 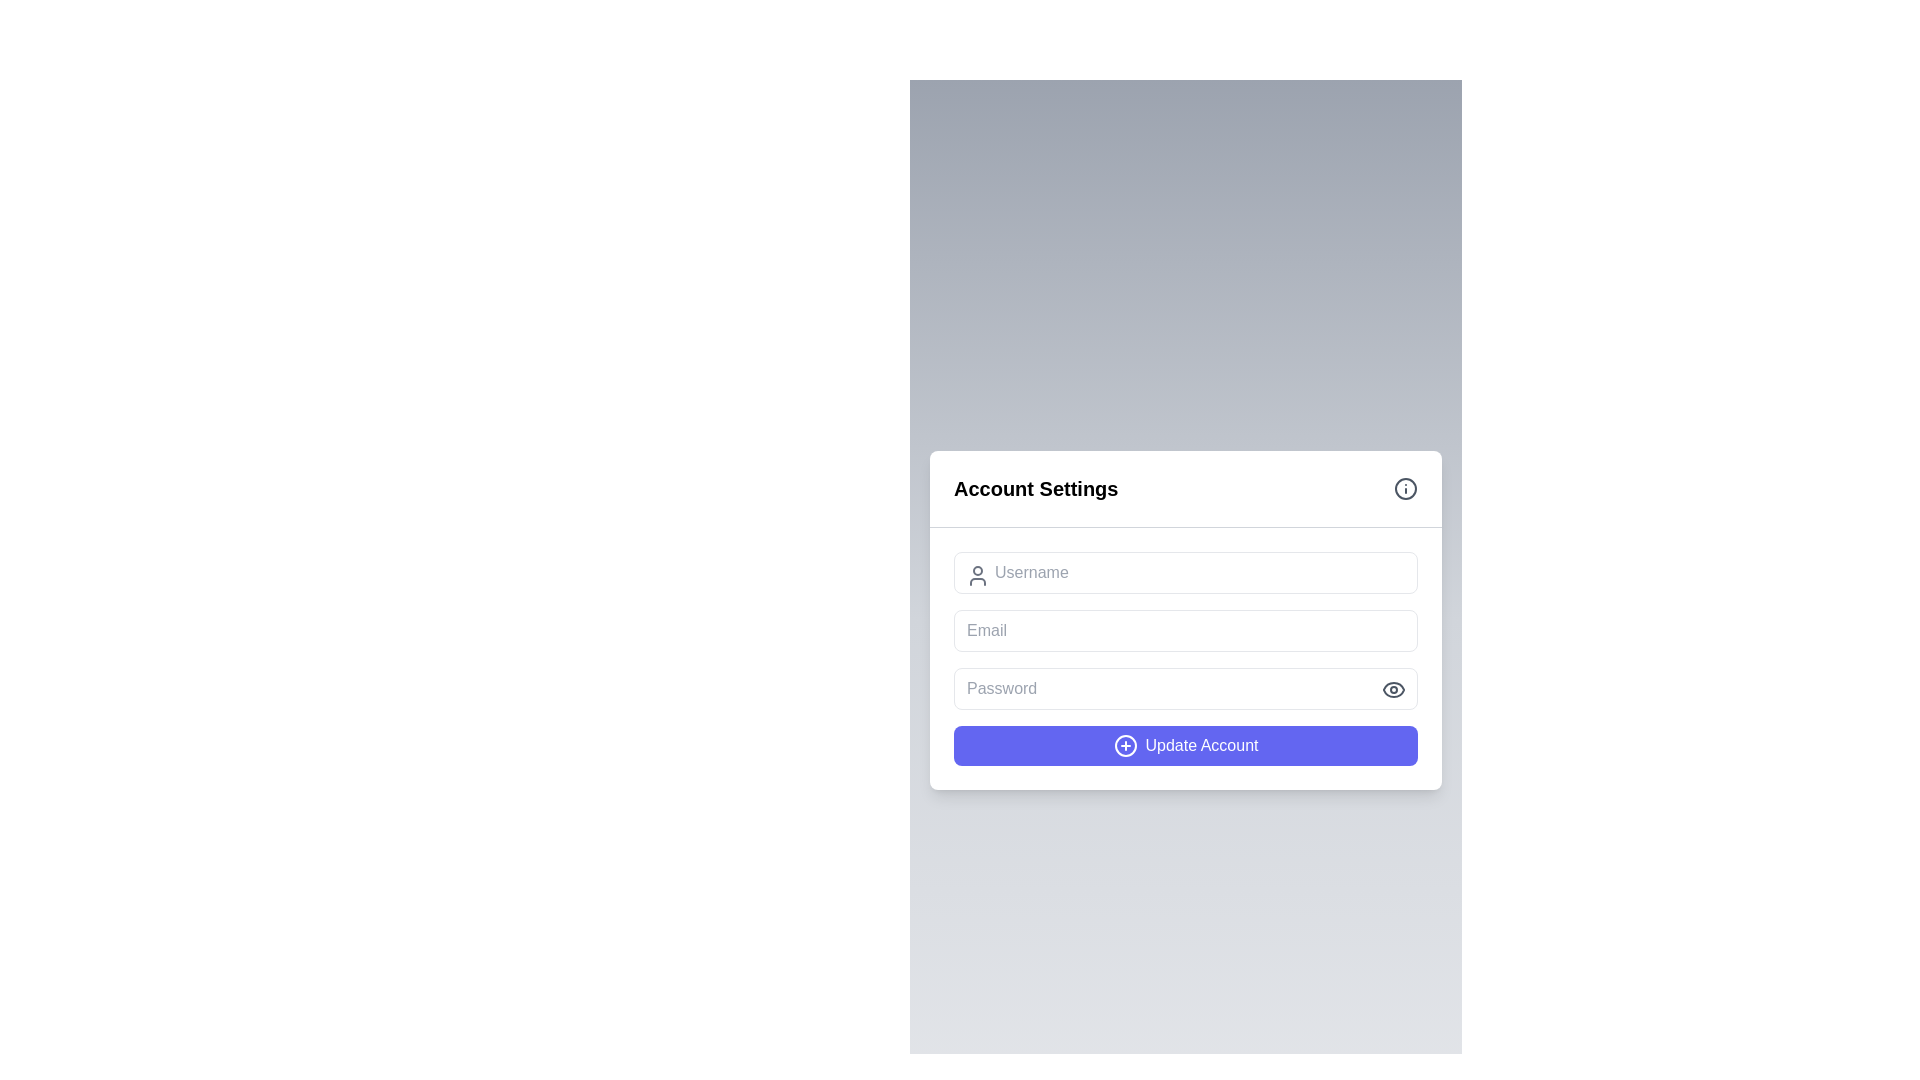 I want to click on the toggle button positioned to the right side of the password input field to switch the visibility mode of the password text, so click(x=1392, y=688).